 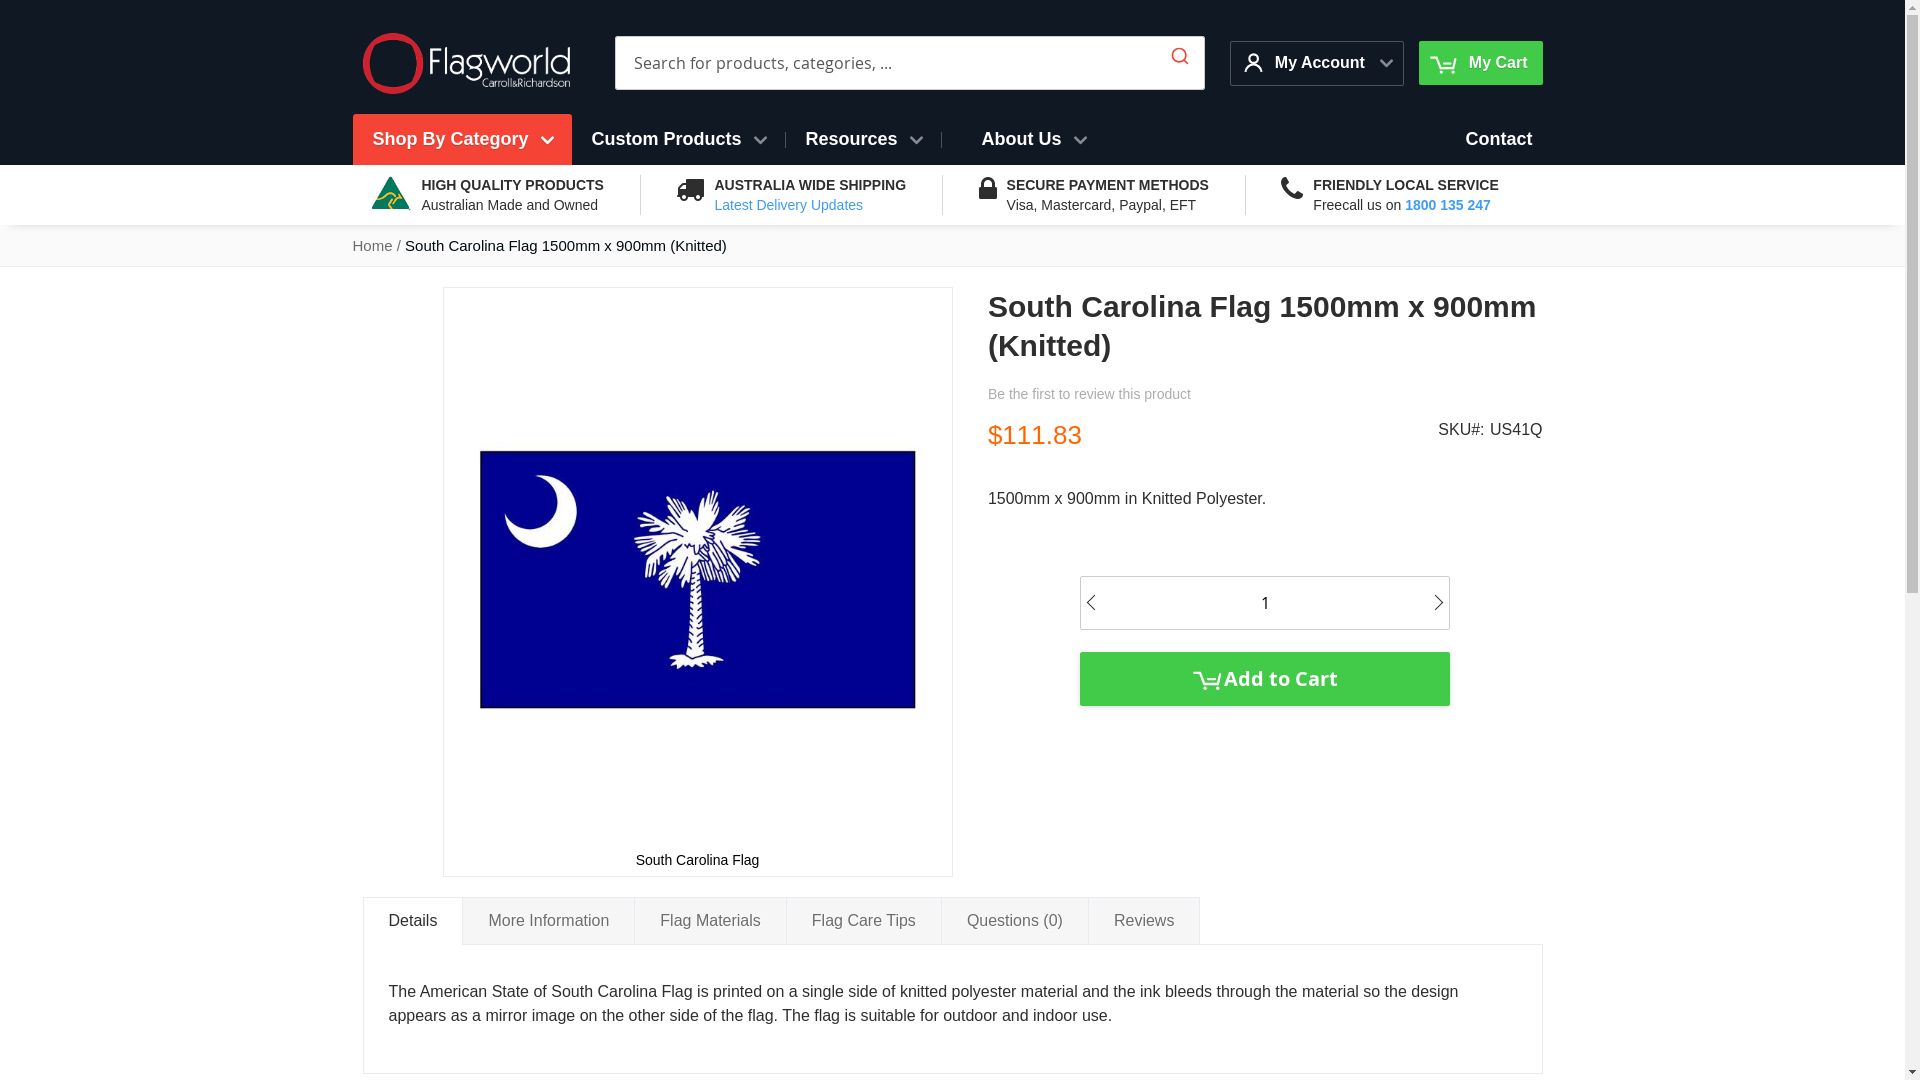 I want to click on 'Flagworld Logo', so click(x=361, y=62).